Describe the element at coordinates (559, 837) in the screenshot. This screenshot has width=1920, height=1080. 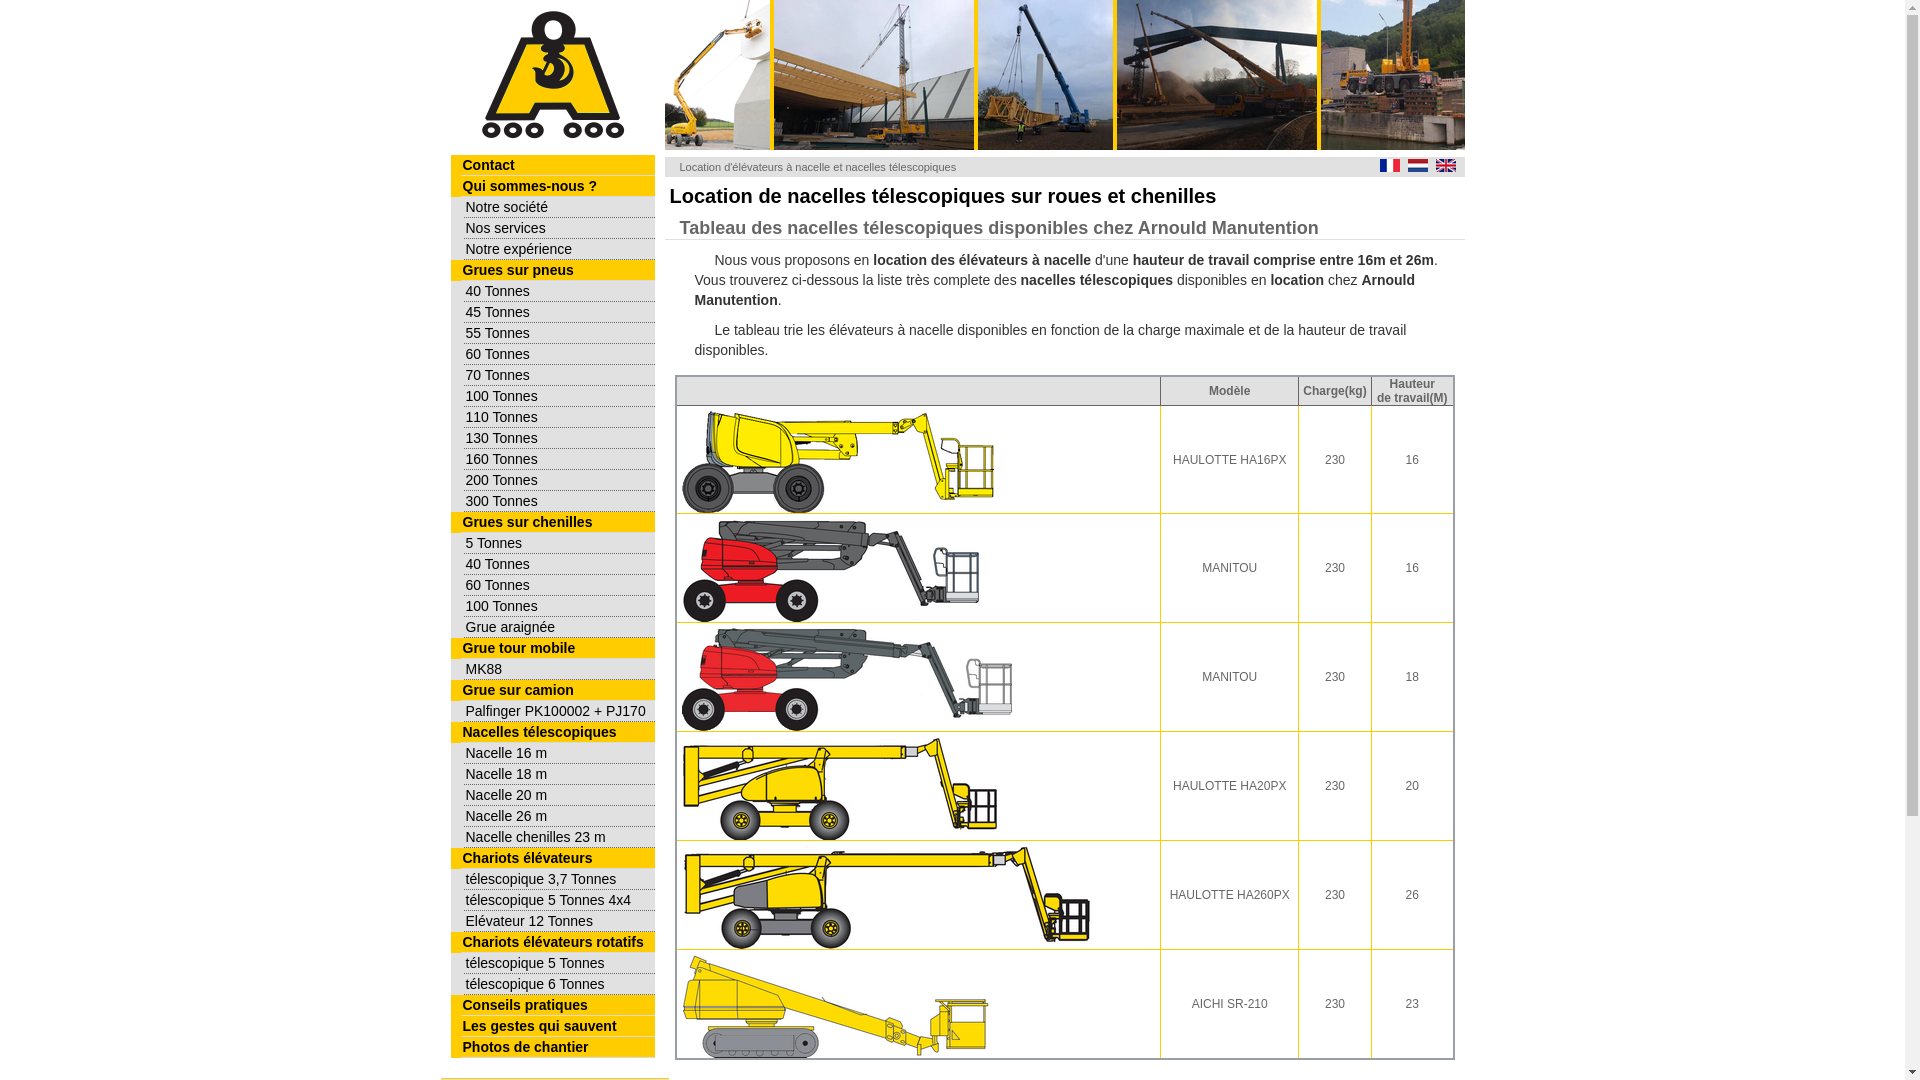
I see `'Nacelle chenilles 23 m'` at that location.